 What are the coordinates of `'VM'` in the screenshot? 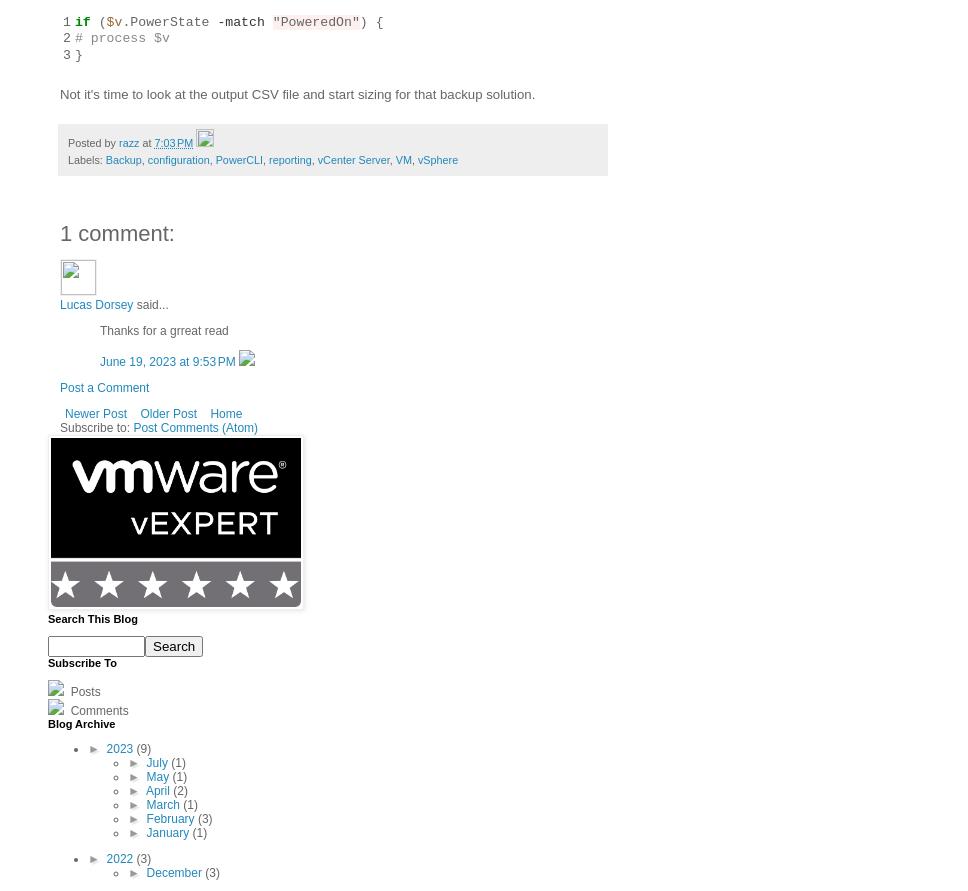 It's located at (401, 159).